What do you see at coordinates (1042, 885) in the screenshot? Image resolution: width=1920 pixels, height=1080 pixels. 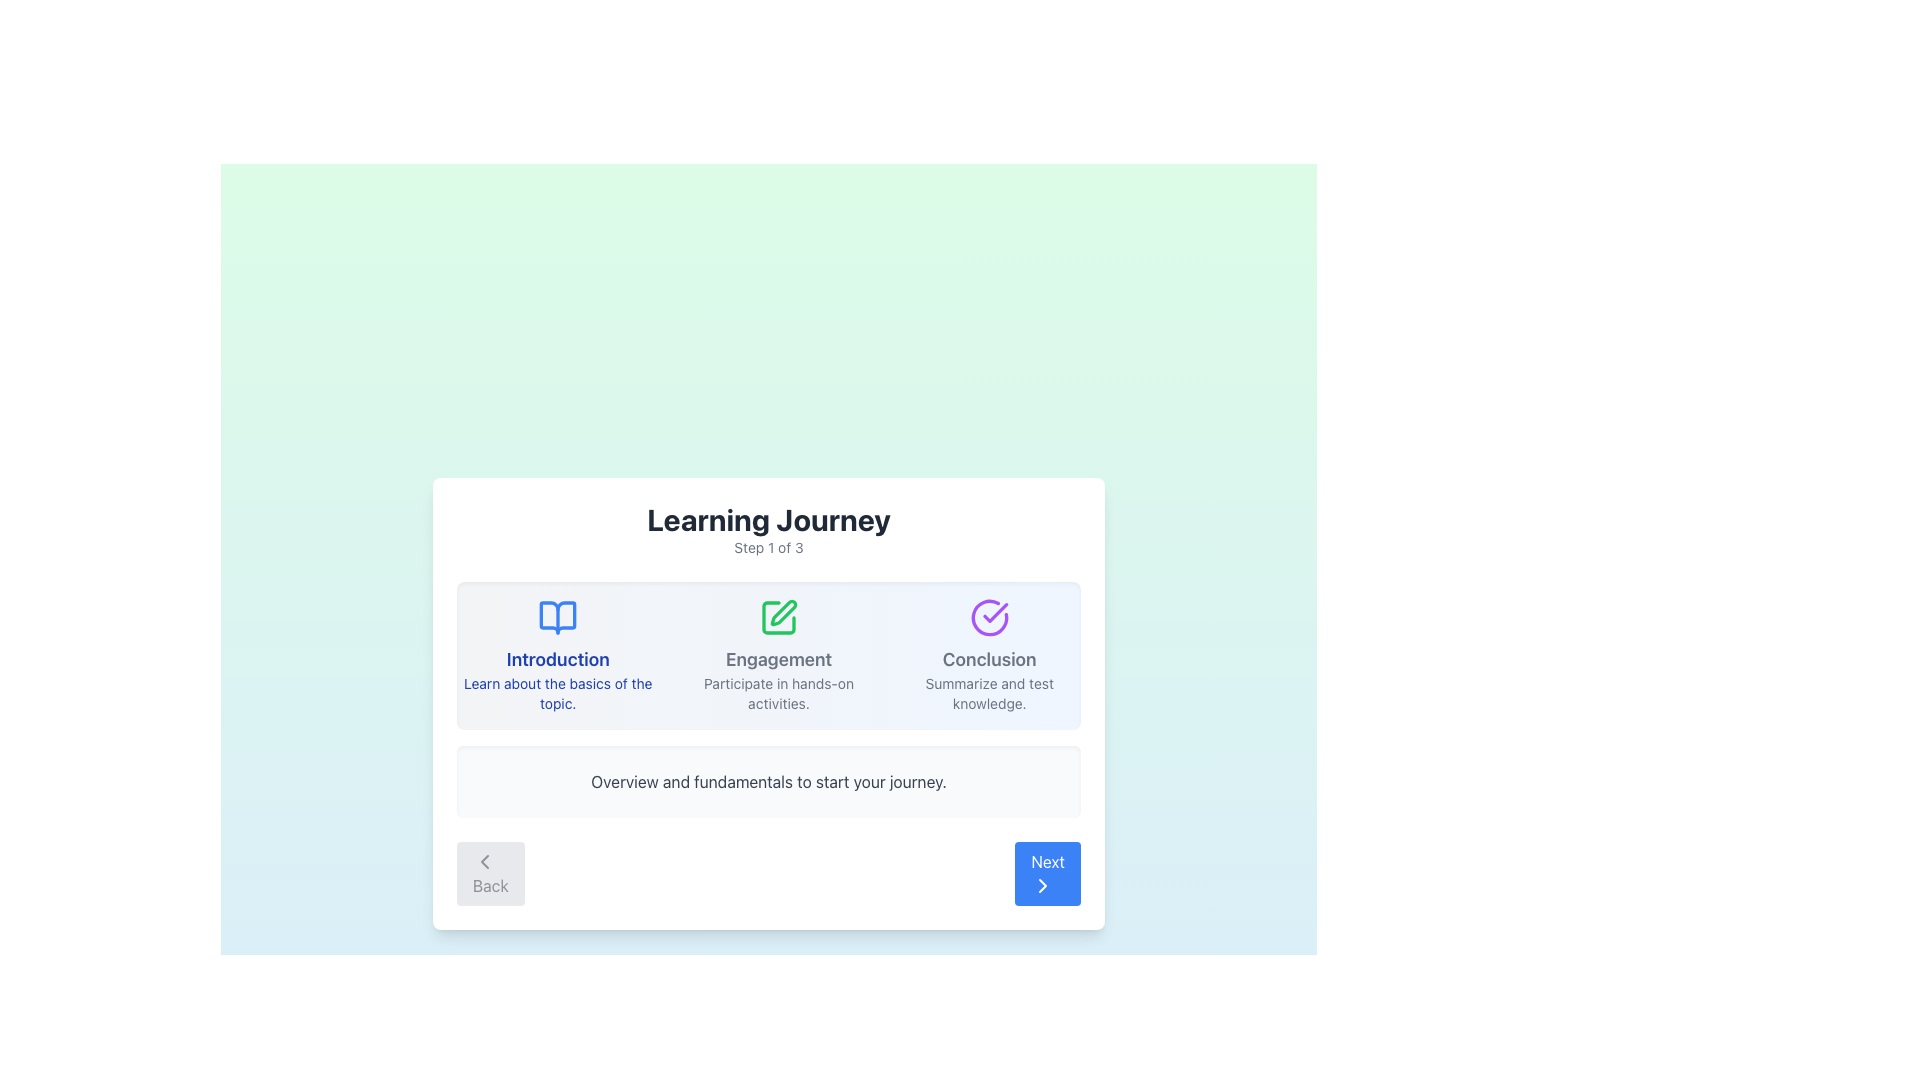 I see `the navigation icon located inside the 'Next' button at the bottom-right of the panel, positioned next to the text 'Next.'` at bounding box center [1042, 885].